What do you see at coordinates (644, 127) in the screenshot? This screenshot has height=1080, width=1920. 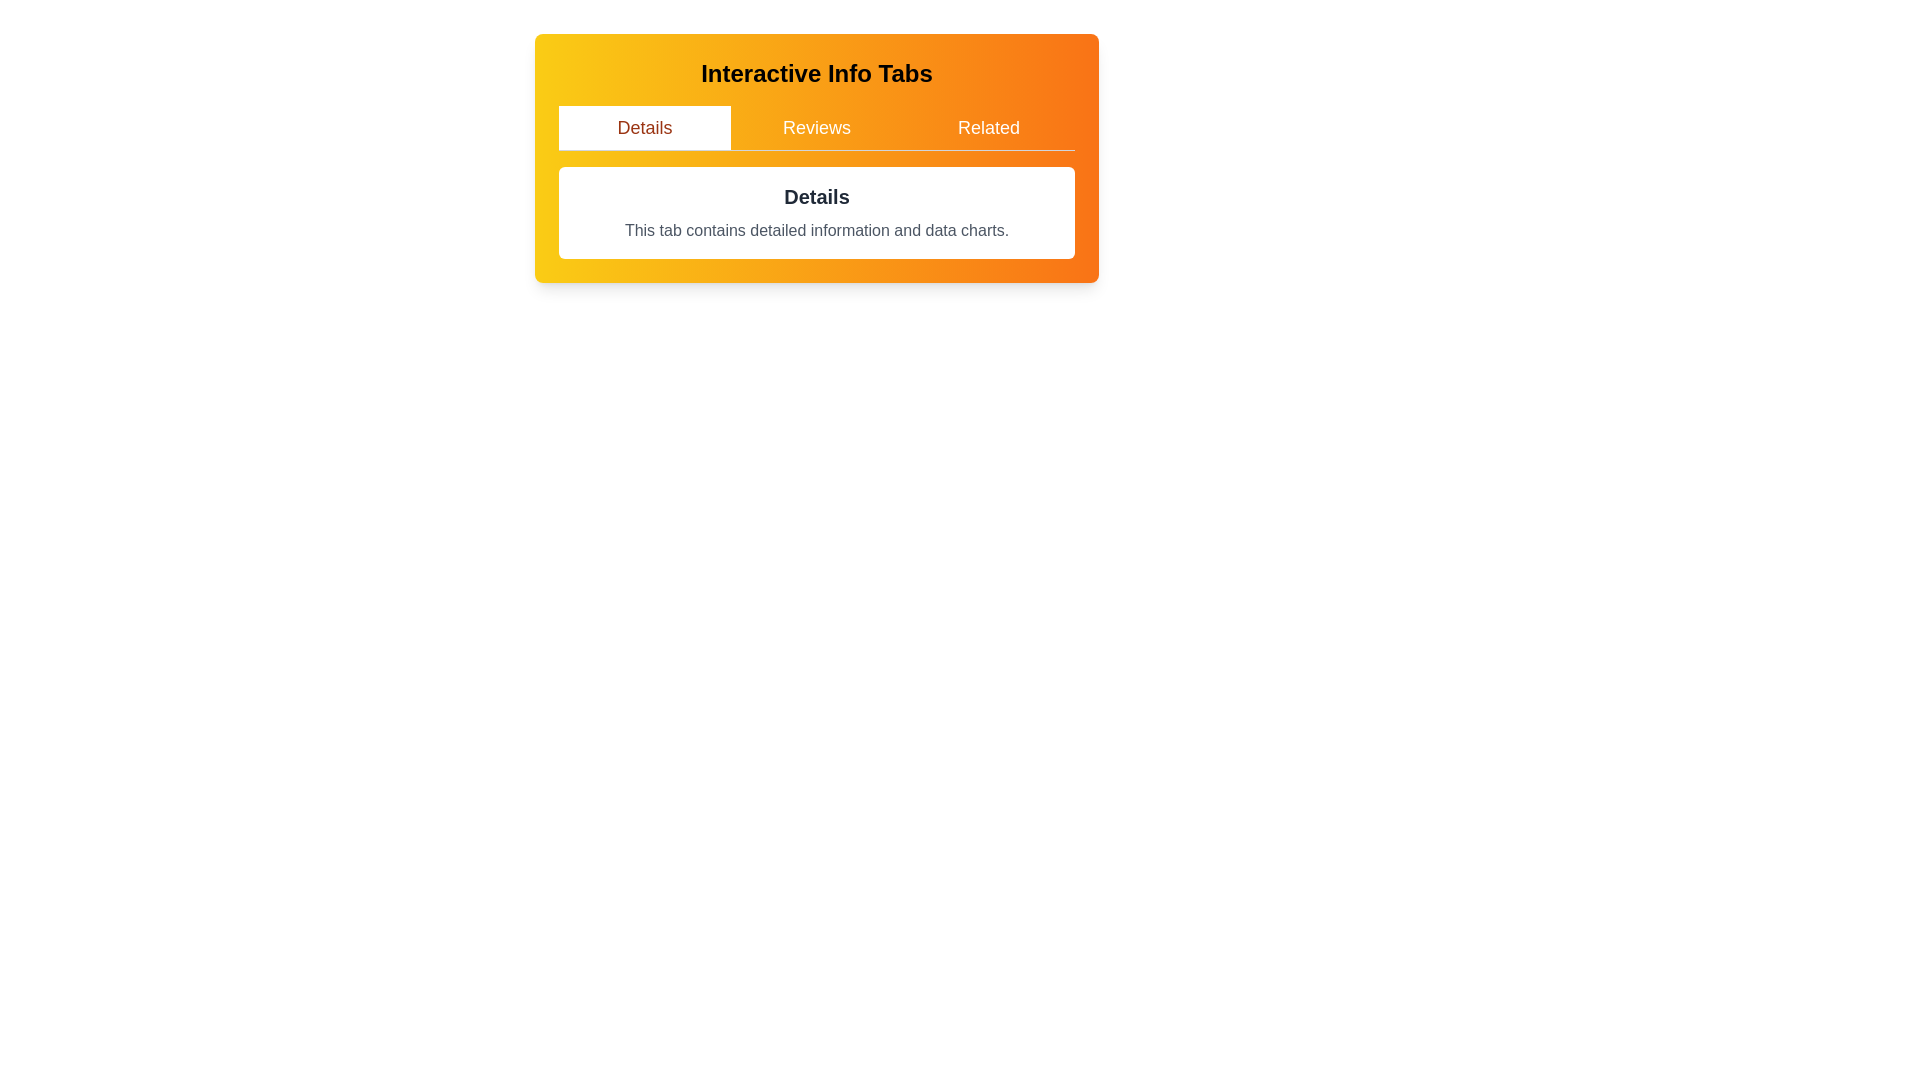 I see `the Details tab by clicking on its label` at bounding box center [644, 127].